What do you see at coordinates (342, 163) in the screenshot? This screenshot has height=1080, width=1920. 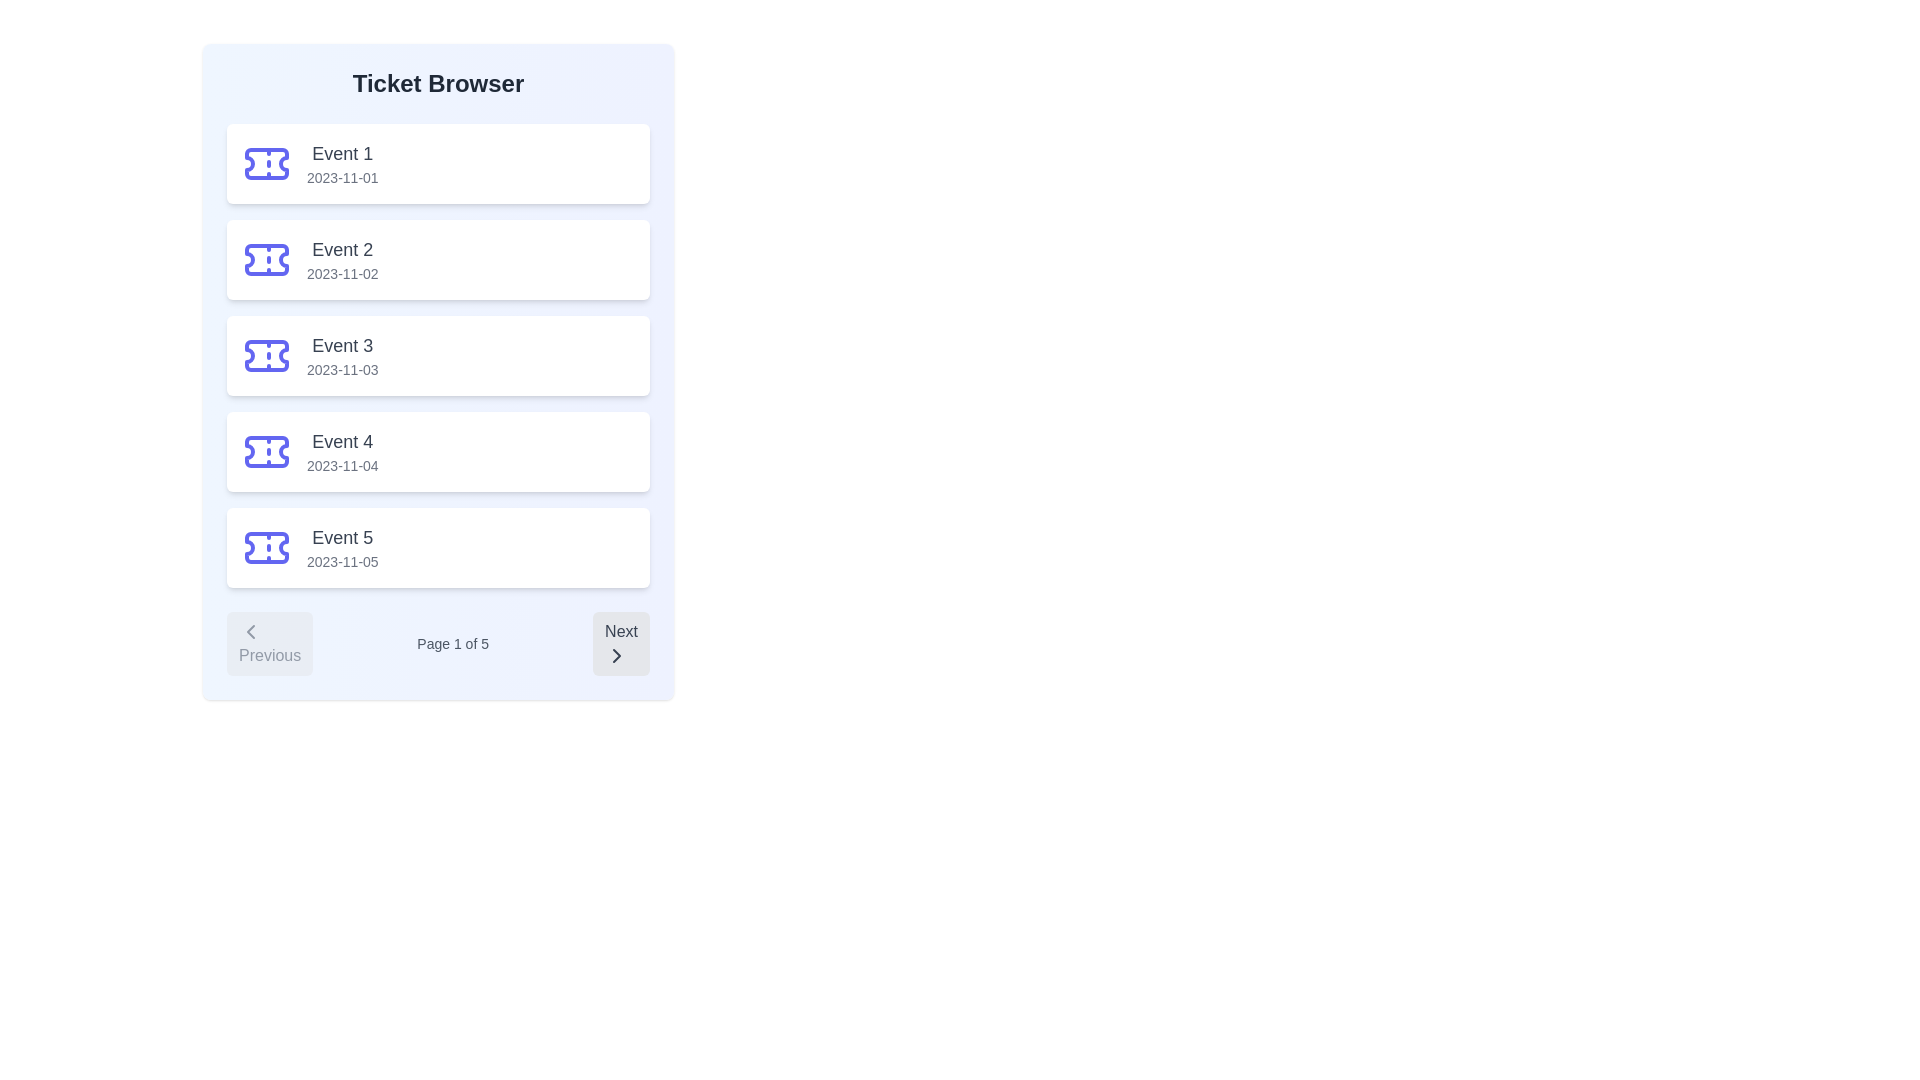 I see `the first item` at bounding box center [342, 163].